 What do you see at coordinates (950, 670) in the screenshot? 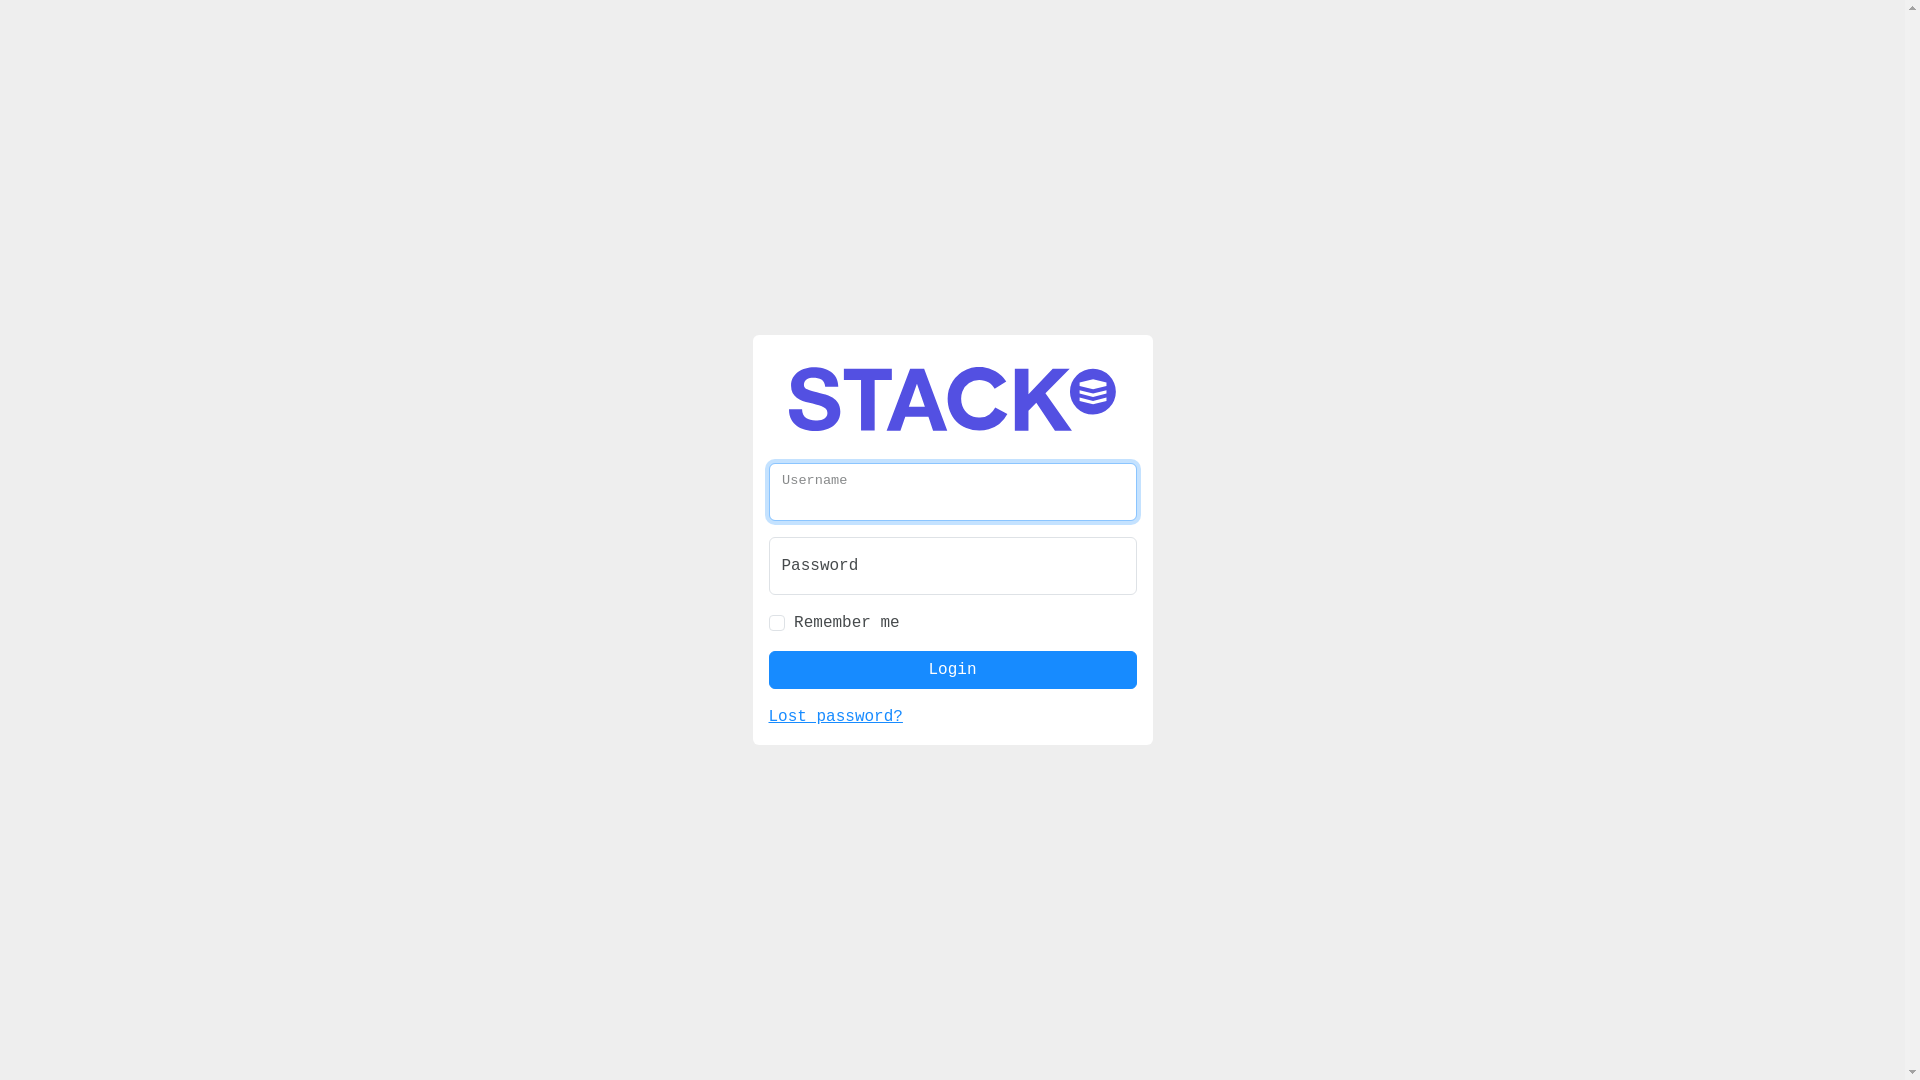
I see `'Login'` at bounding box center [950, 670].